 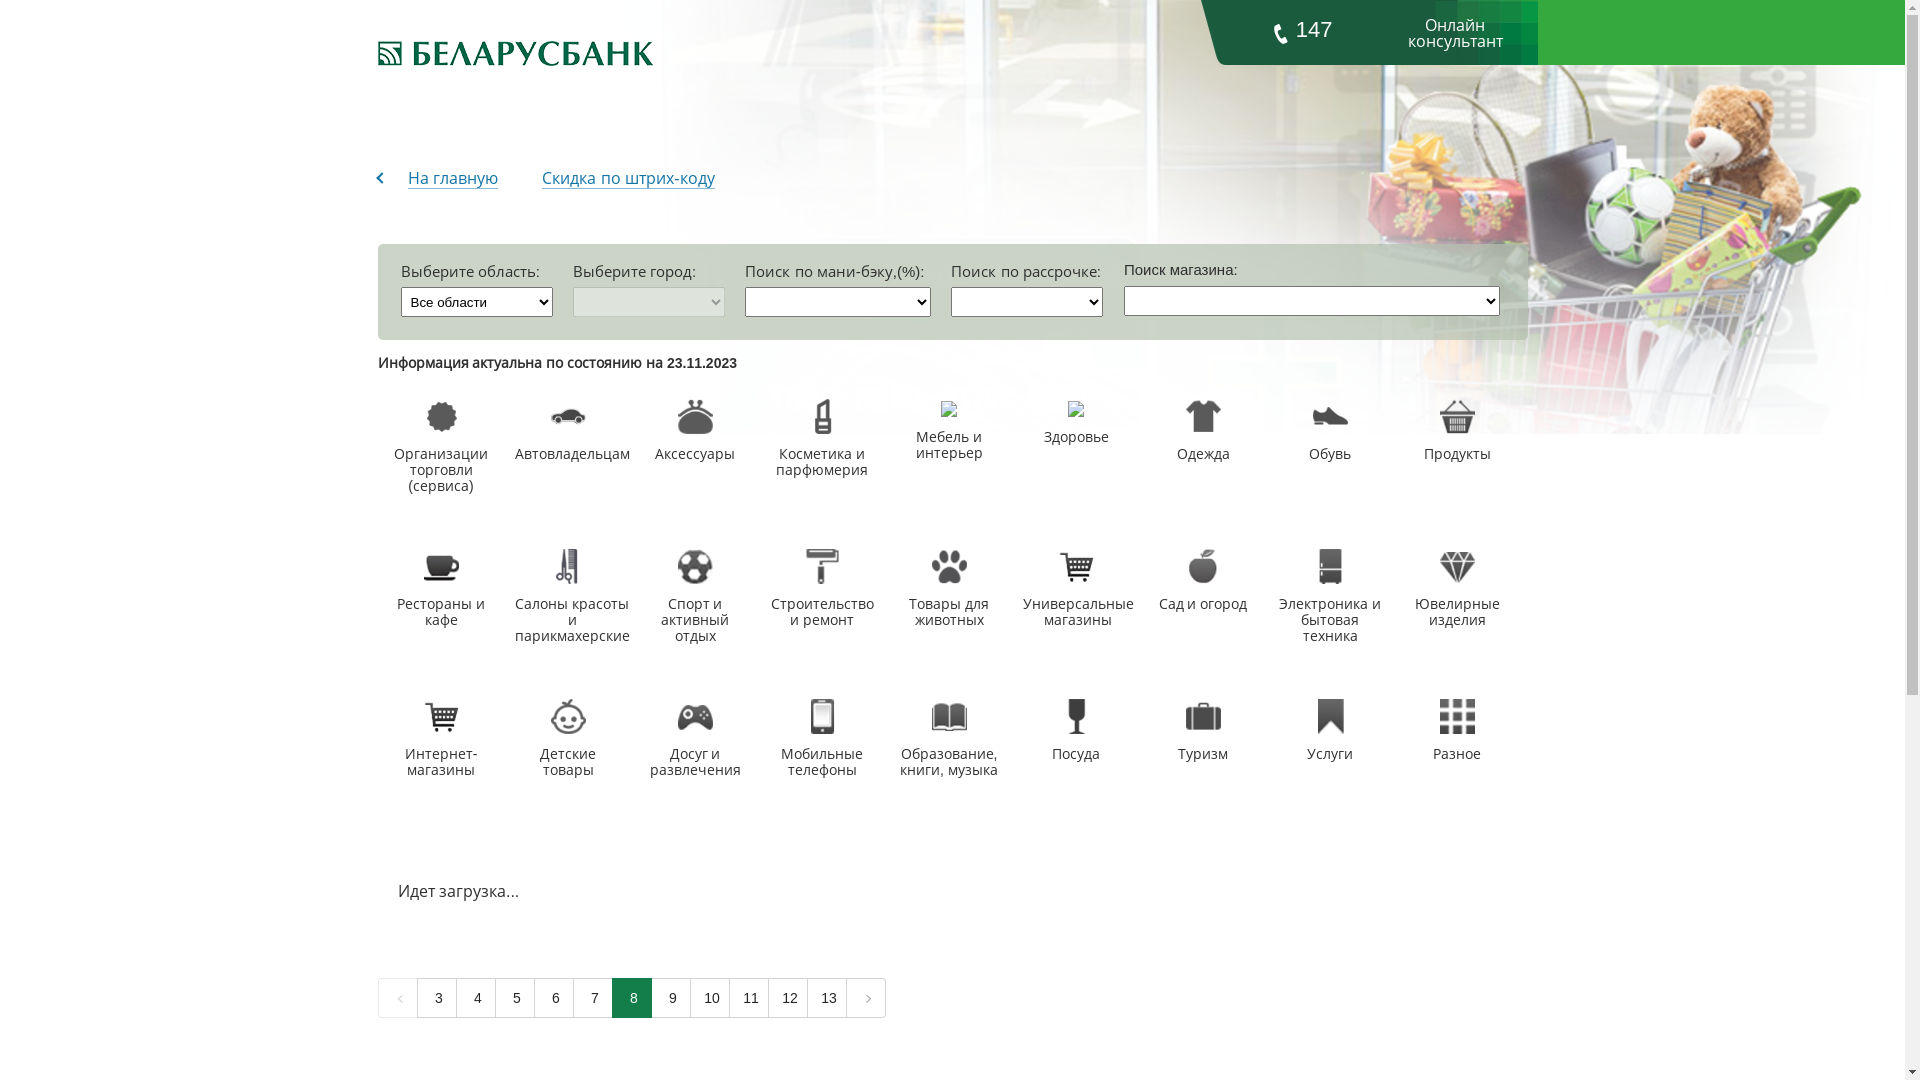 What do you see at coordinates (474, 998) in the screenshot?
I see `'4'` at bounding box center [474, 998].